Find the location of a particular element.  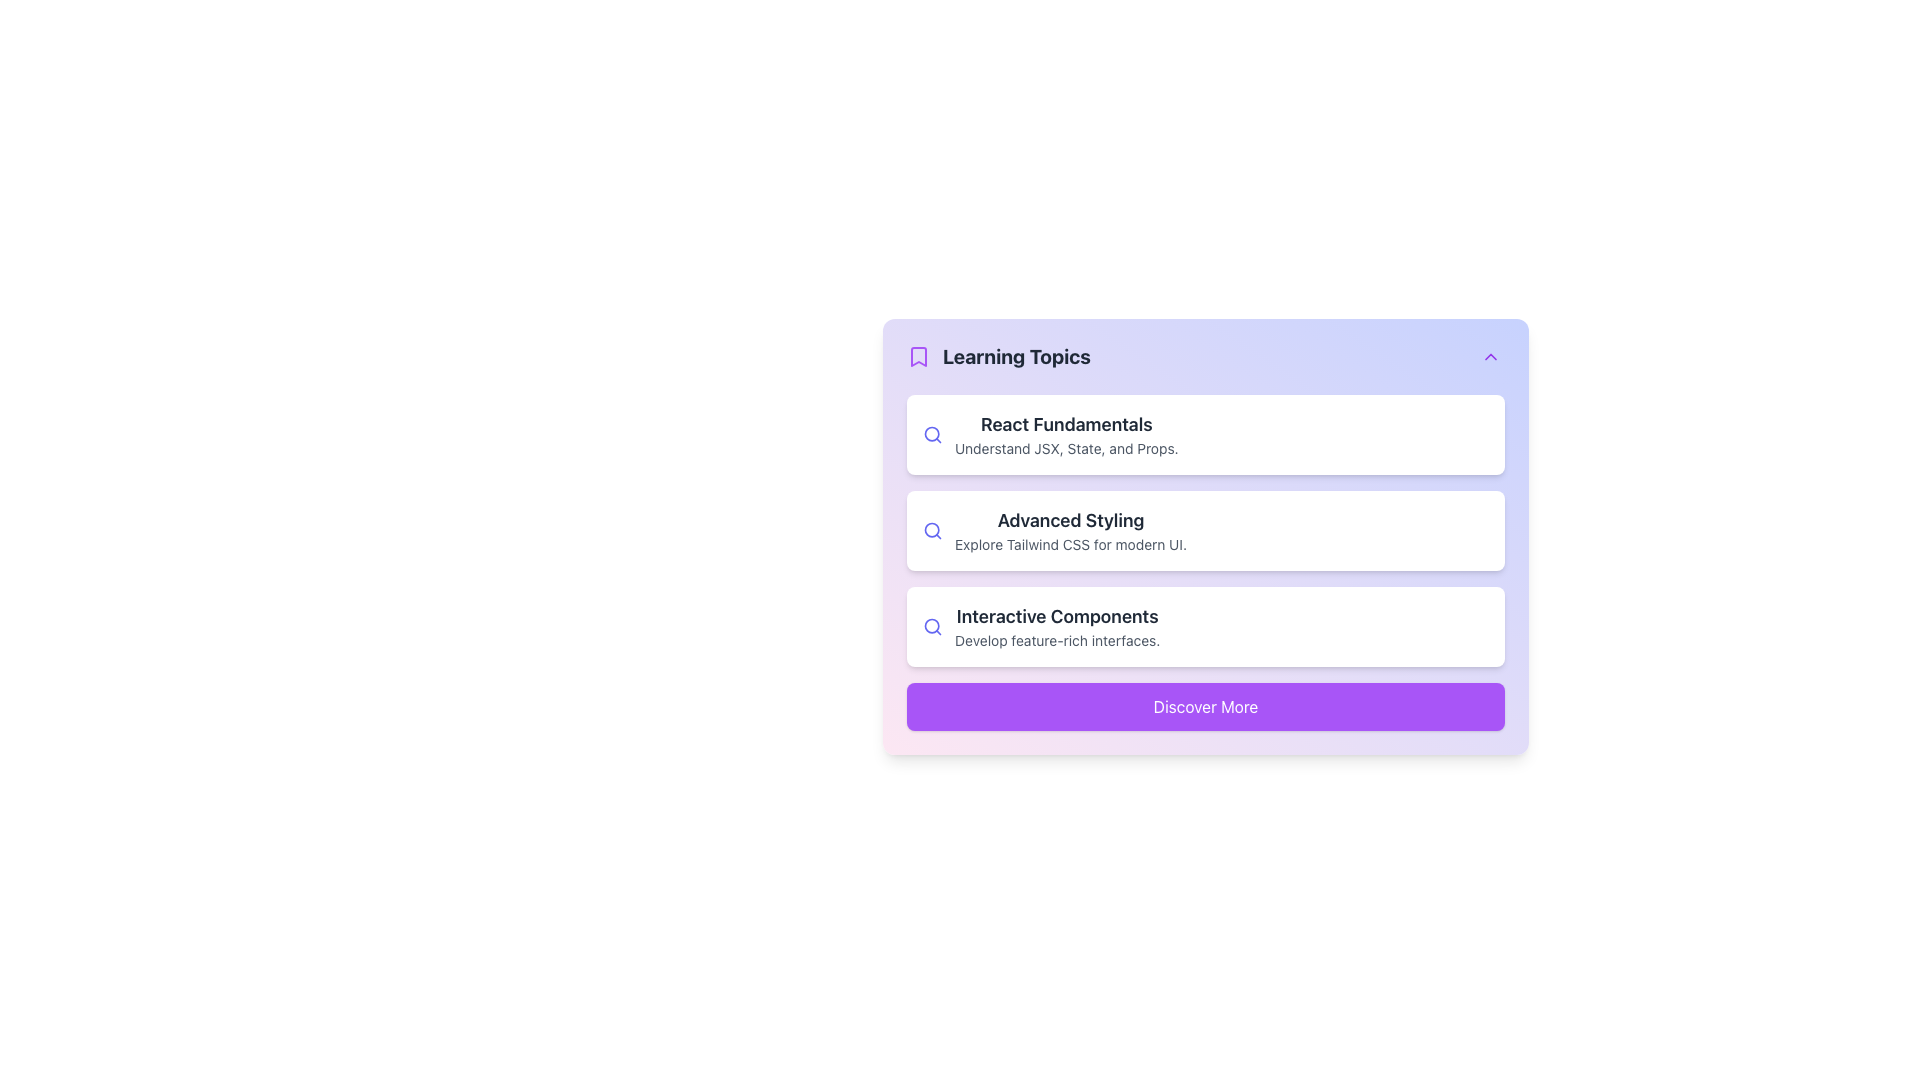

the descriptive subtitle text located below the 'Advanced Styling' title in the middle card of the vertical stack of content cards is located at coordinates (1069, 544).